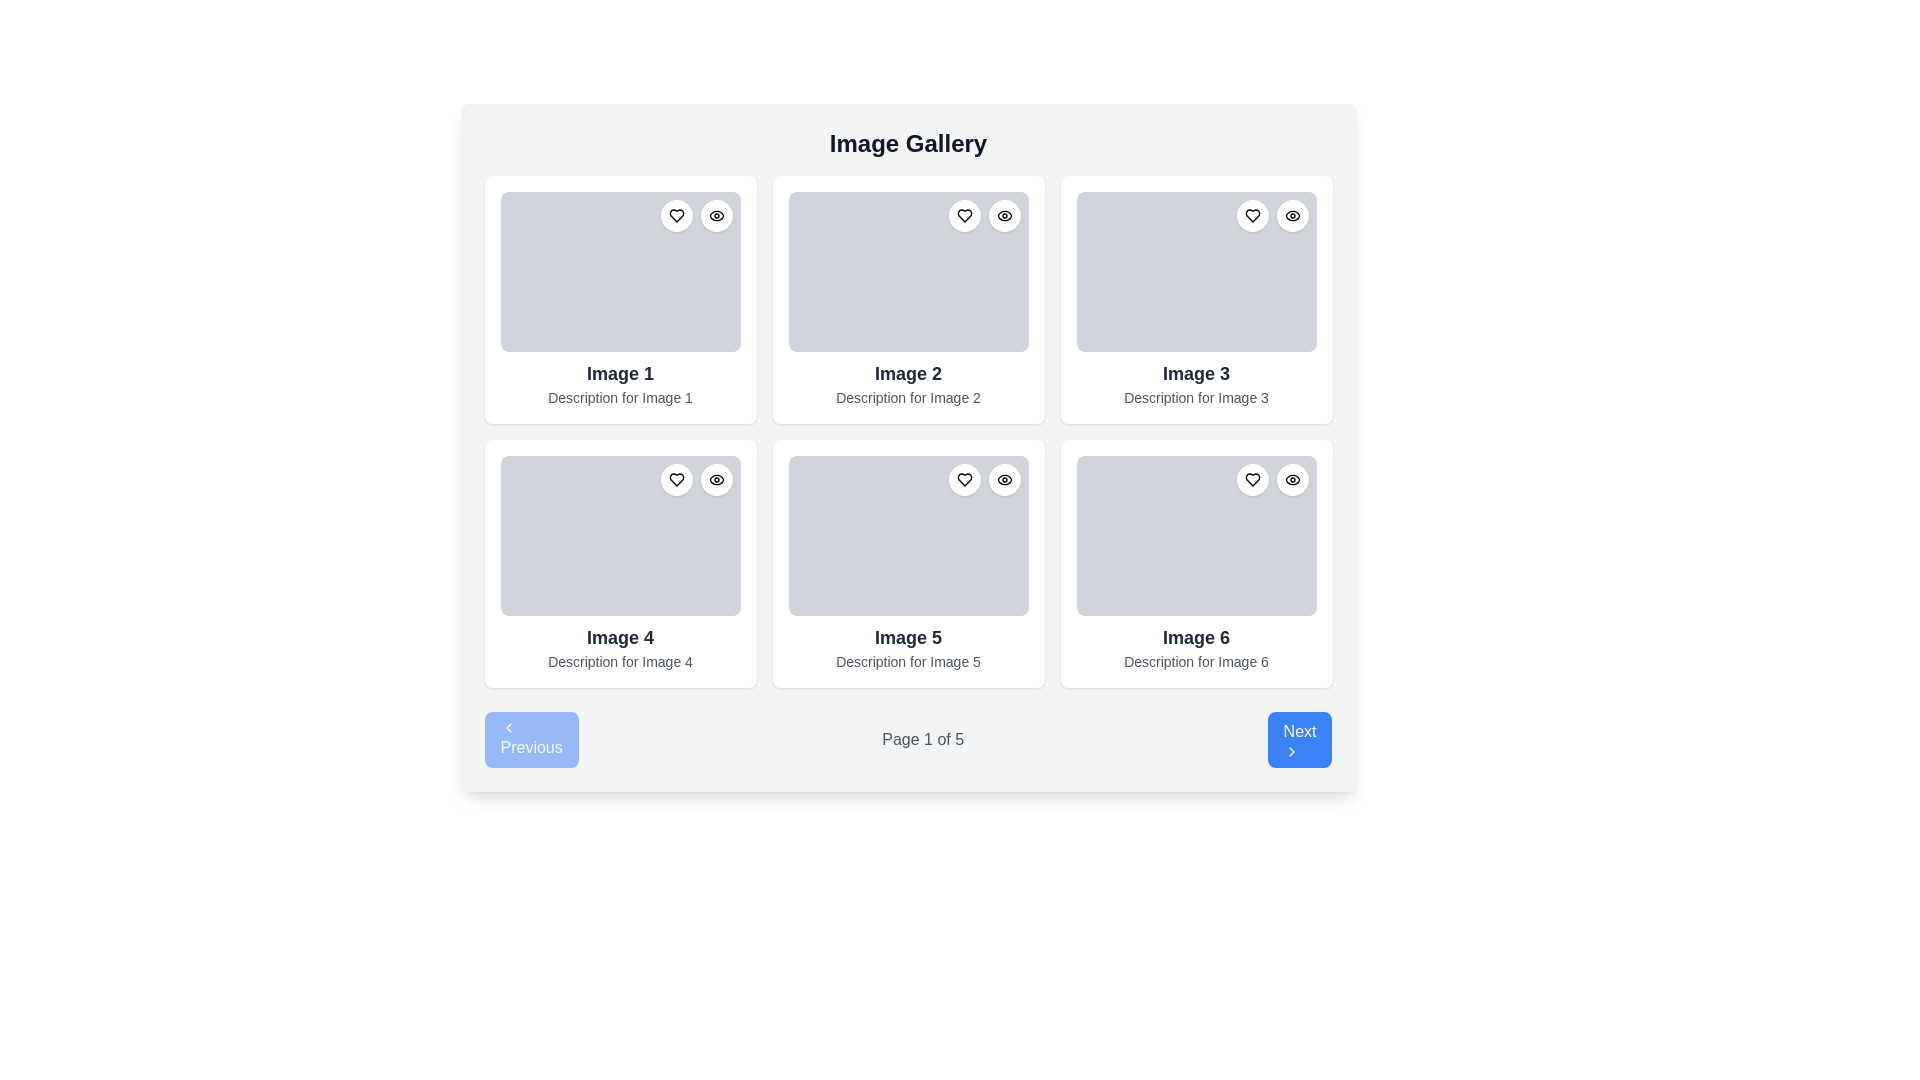 The width and height of the screenshot is (1920, 1080). Describe the element at coordinates (1251, 216) in the screenshot. I see `the 'like' button located in the top-right corner of the third image card in the first row of the image gallery` at that location.